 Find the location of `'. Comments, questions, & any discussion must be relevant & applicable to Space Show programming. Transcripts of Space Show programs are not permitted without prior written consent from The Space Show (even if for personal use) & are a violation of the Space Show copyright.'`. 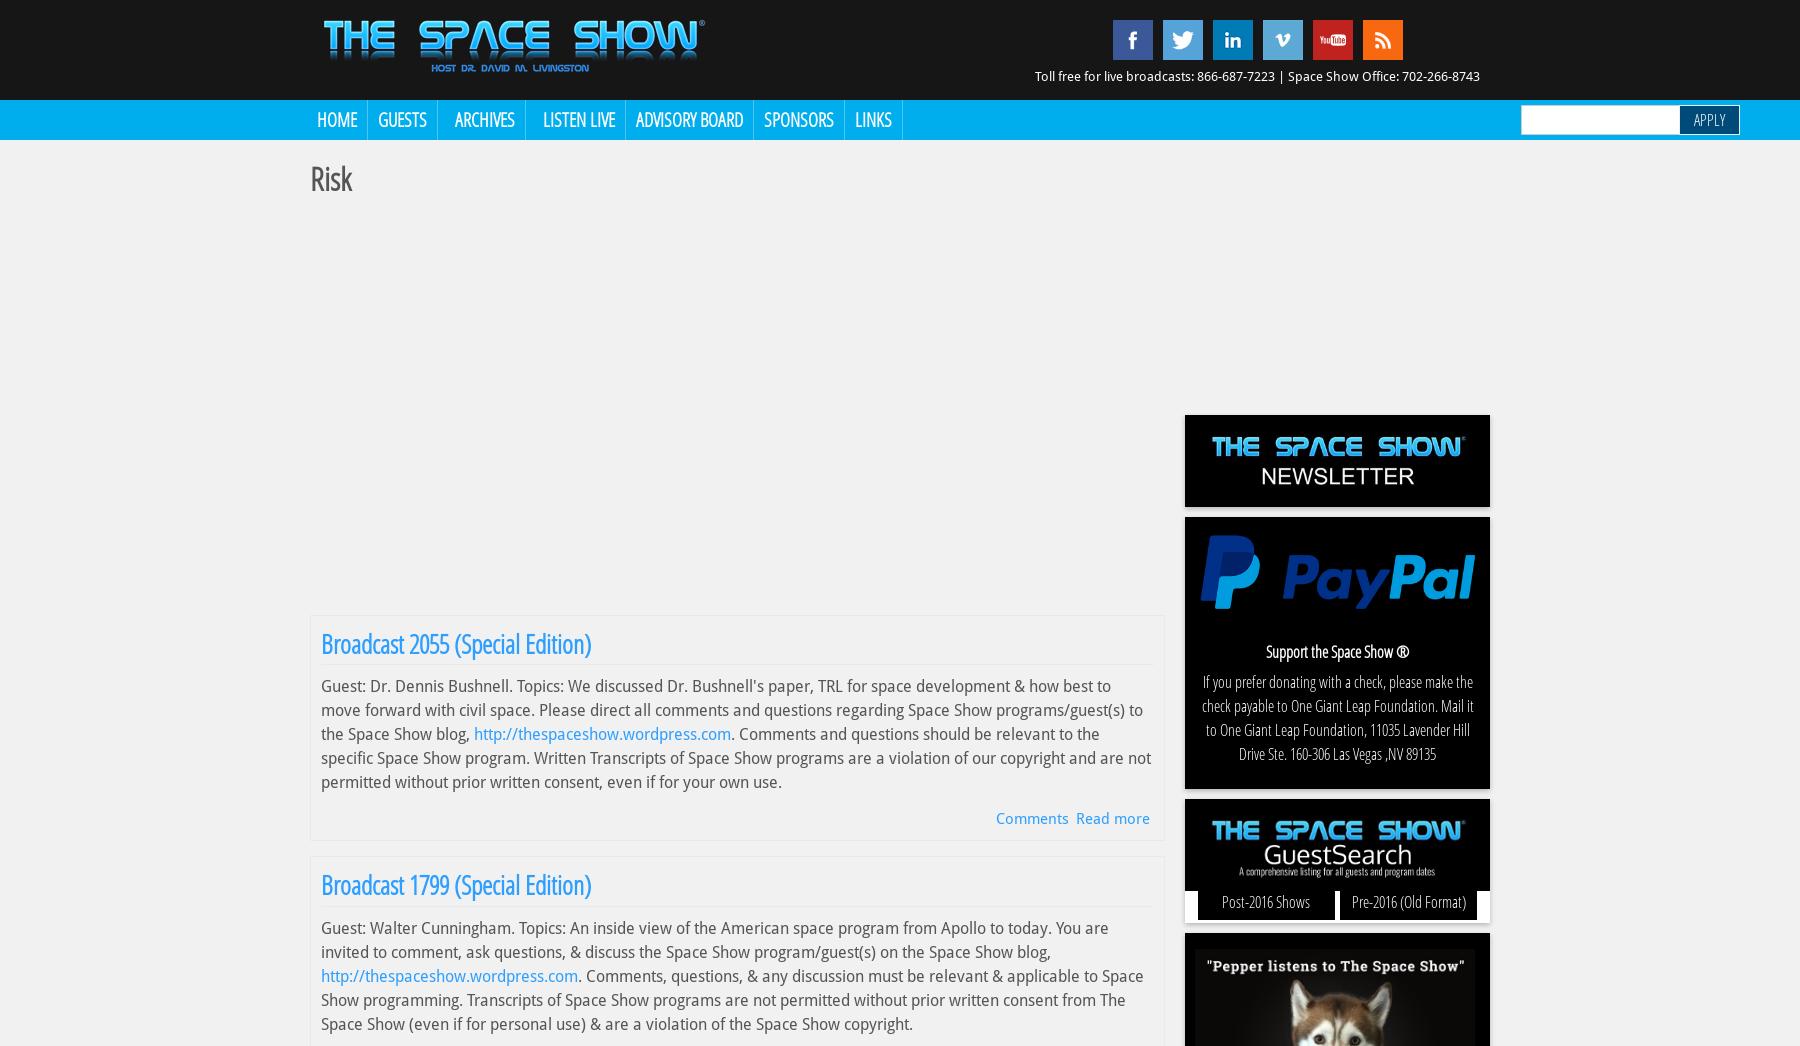

'. Comments, questions, & any discussion must be relevant & applicable to Space Show programming. Transcripts of Space Show programs are not permitted without prior written consent from The Space Show (even if for personal use) & are a violation of the Space Show copyright.' is located at coordinates (731, 999).